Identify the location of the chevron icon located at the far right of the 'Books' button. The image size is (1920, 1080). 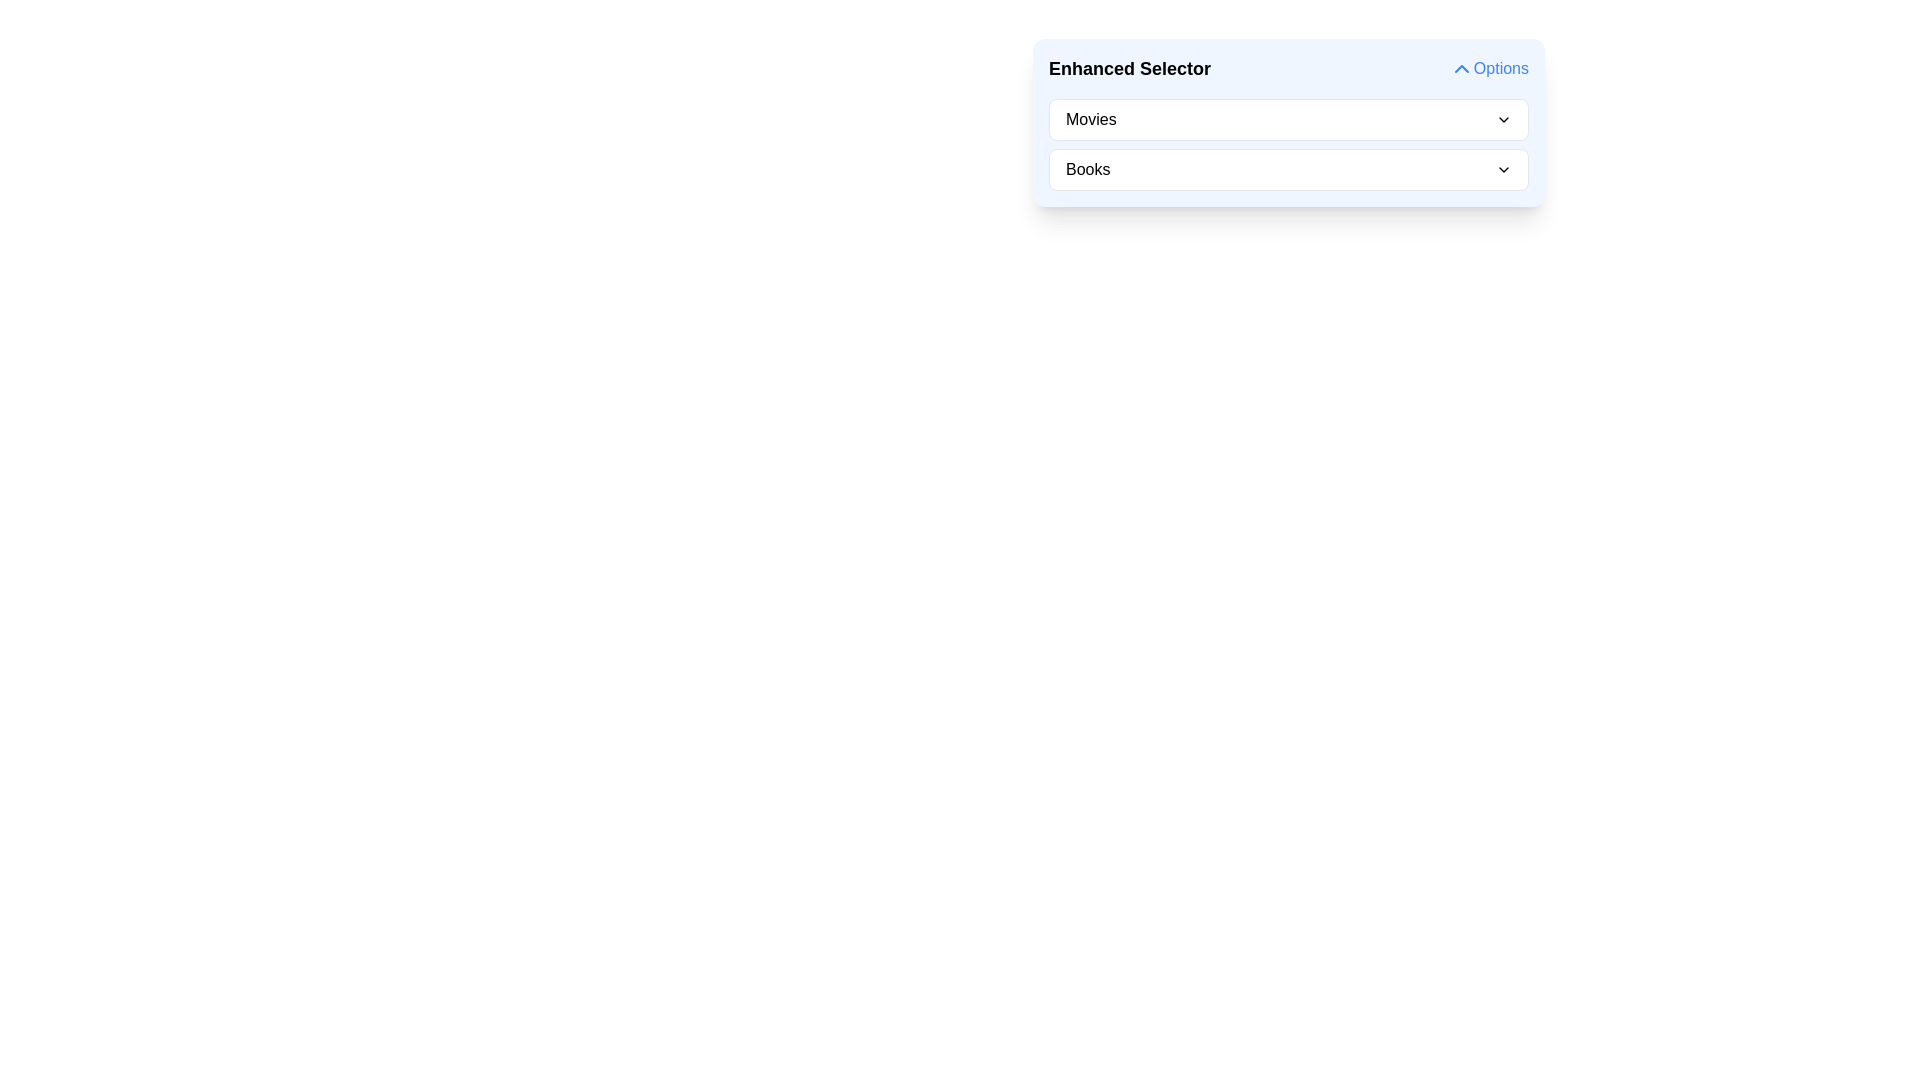
(1503, 168).